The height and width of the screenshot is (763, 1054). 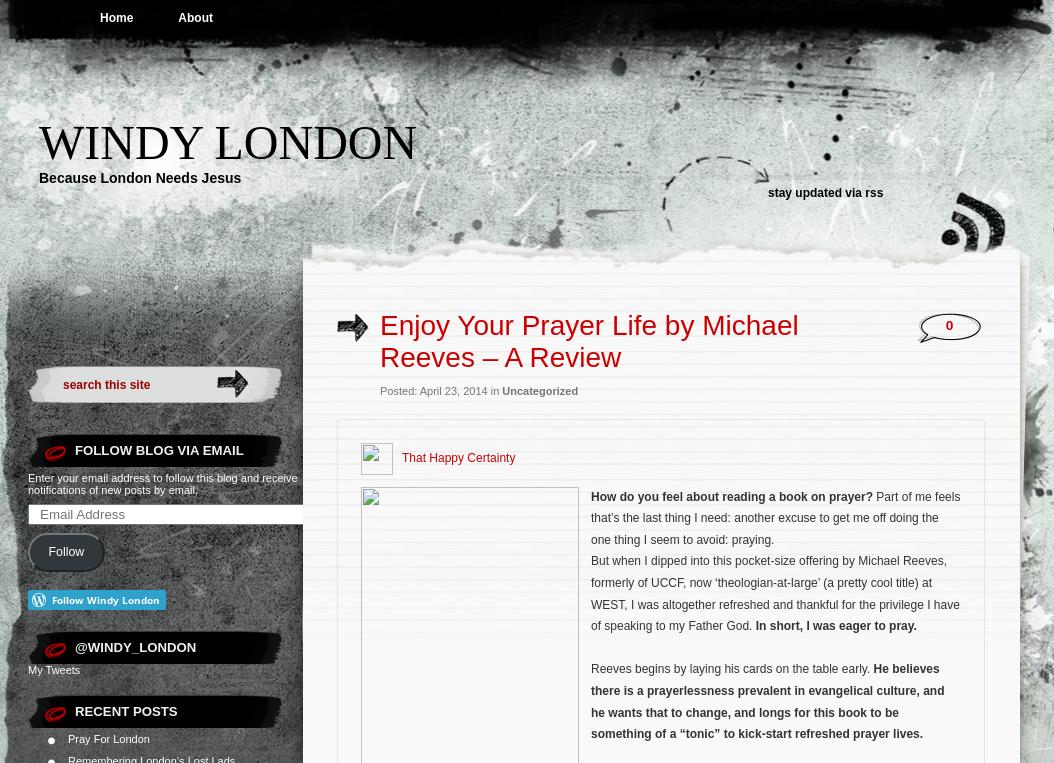 What do you see at coordinates (227, 141) in the screenshot?
I see `'Windy London'` at bounding box center [227, 141].